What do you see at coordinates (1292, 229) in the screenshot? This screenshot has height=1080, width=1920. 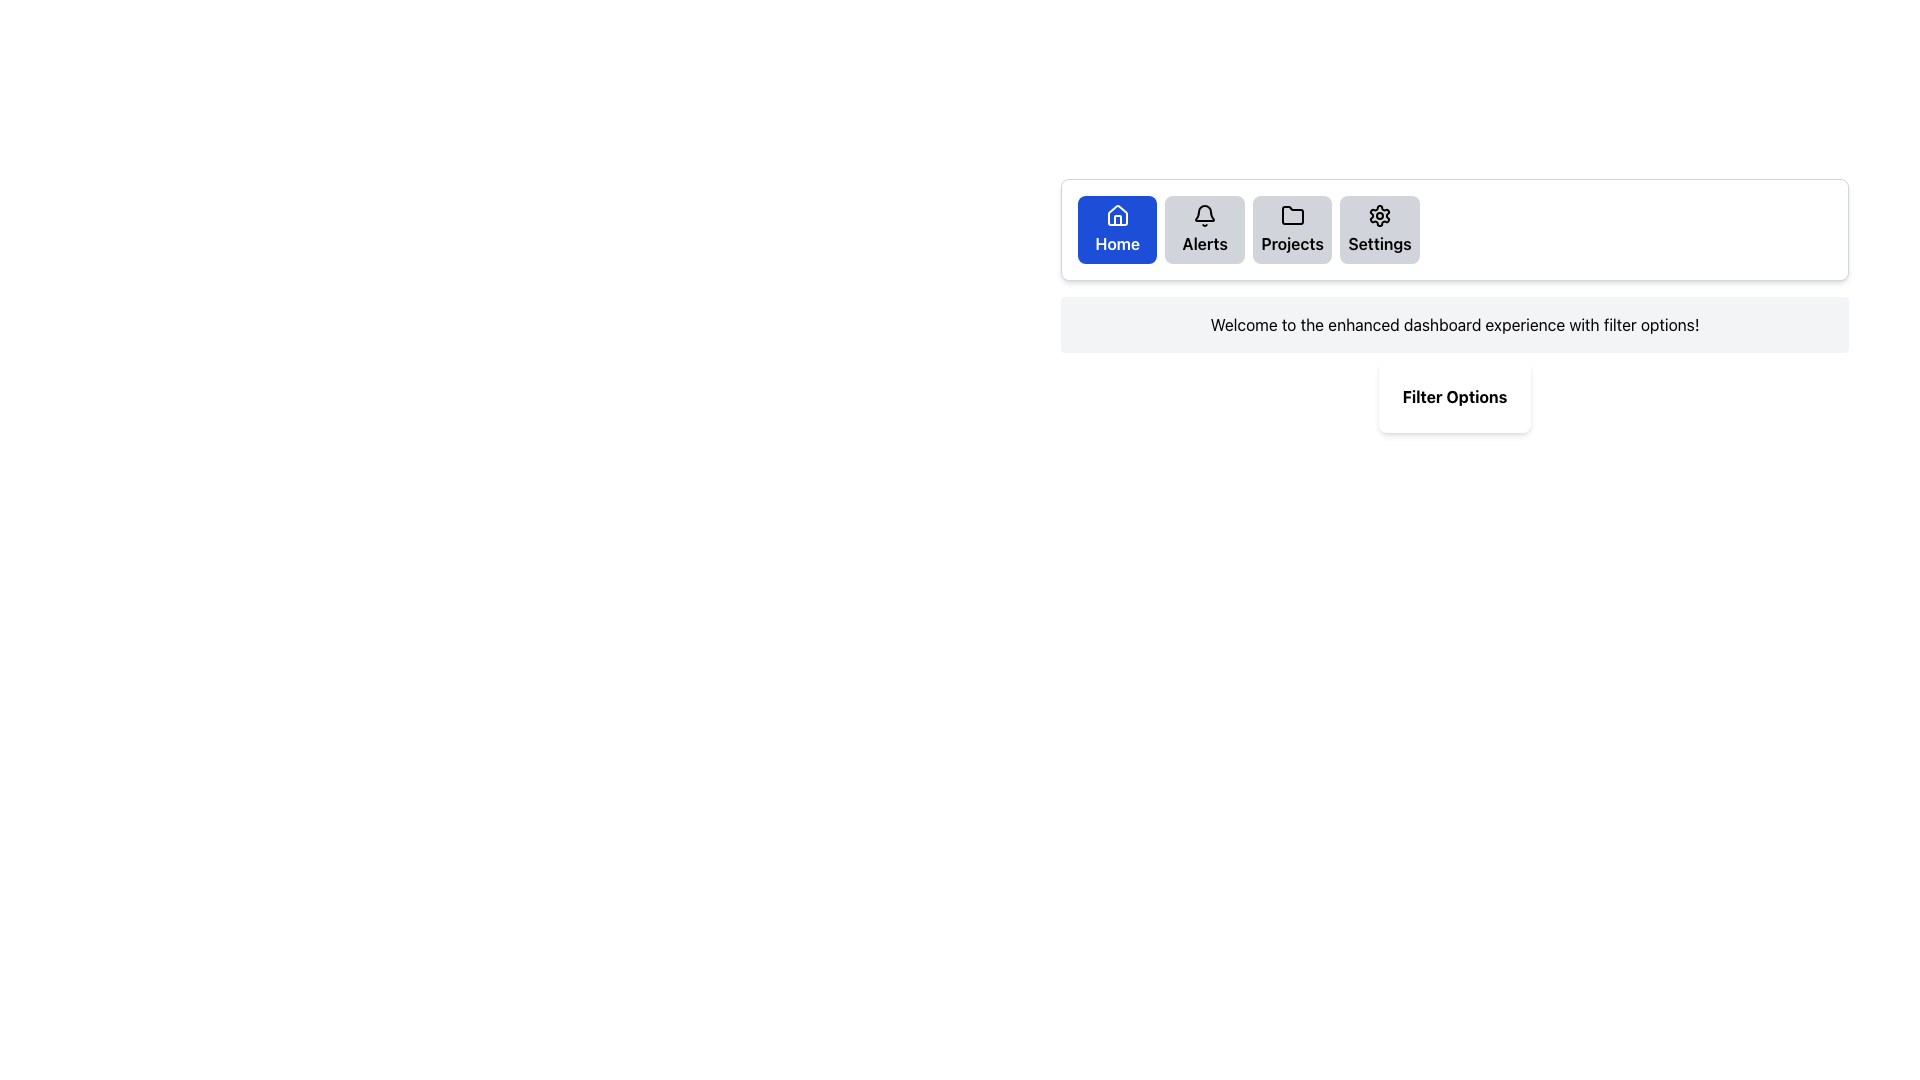 I see `the 'Projects' button, which is a clickable button with a folder icon and a text label, located in the top-right section of the page` at bounding box center [1292, 229].